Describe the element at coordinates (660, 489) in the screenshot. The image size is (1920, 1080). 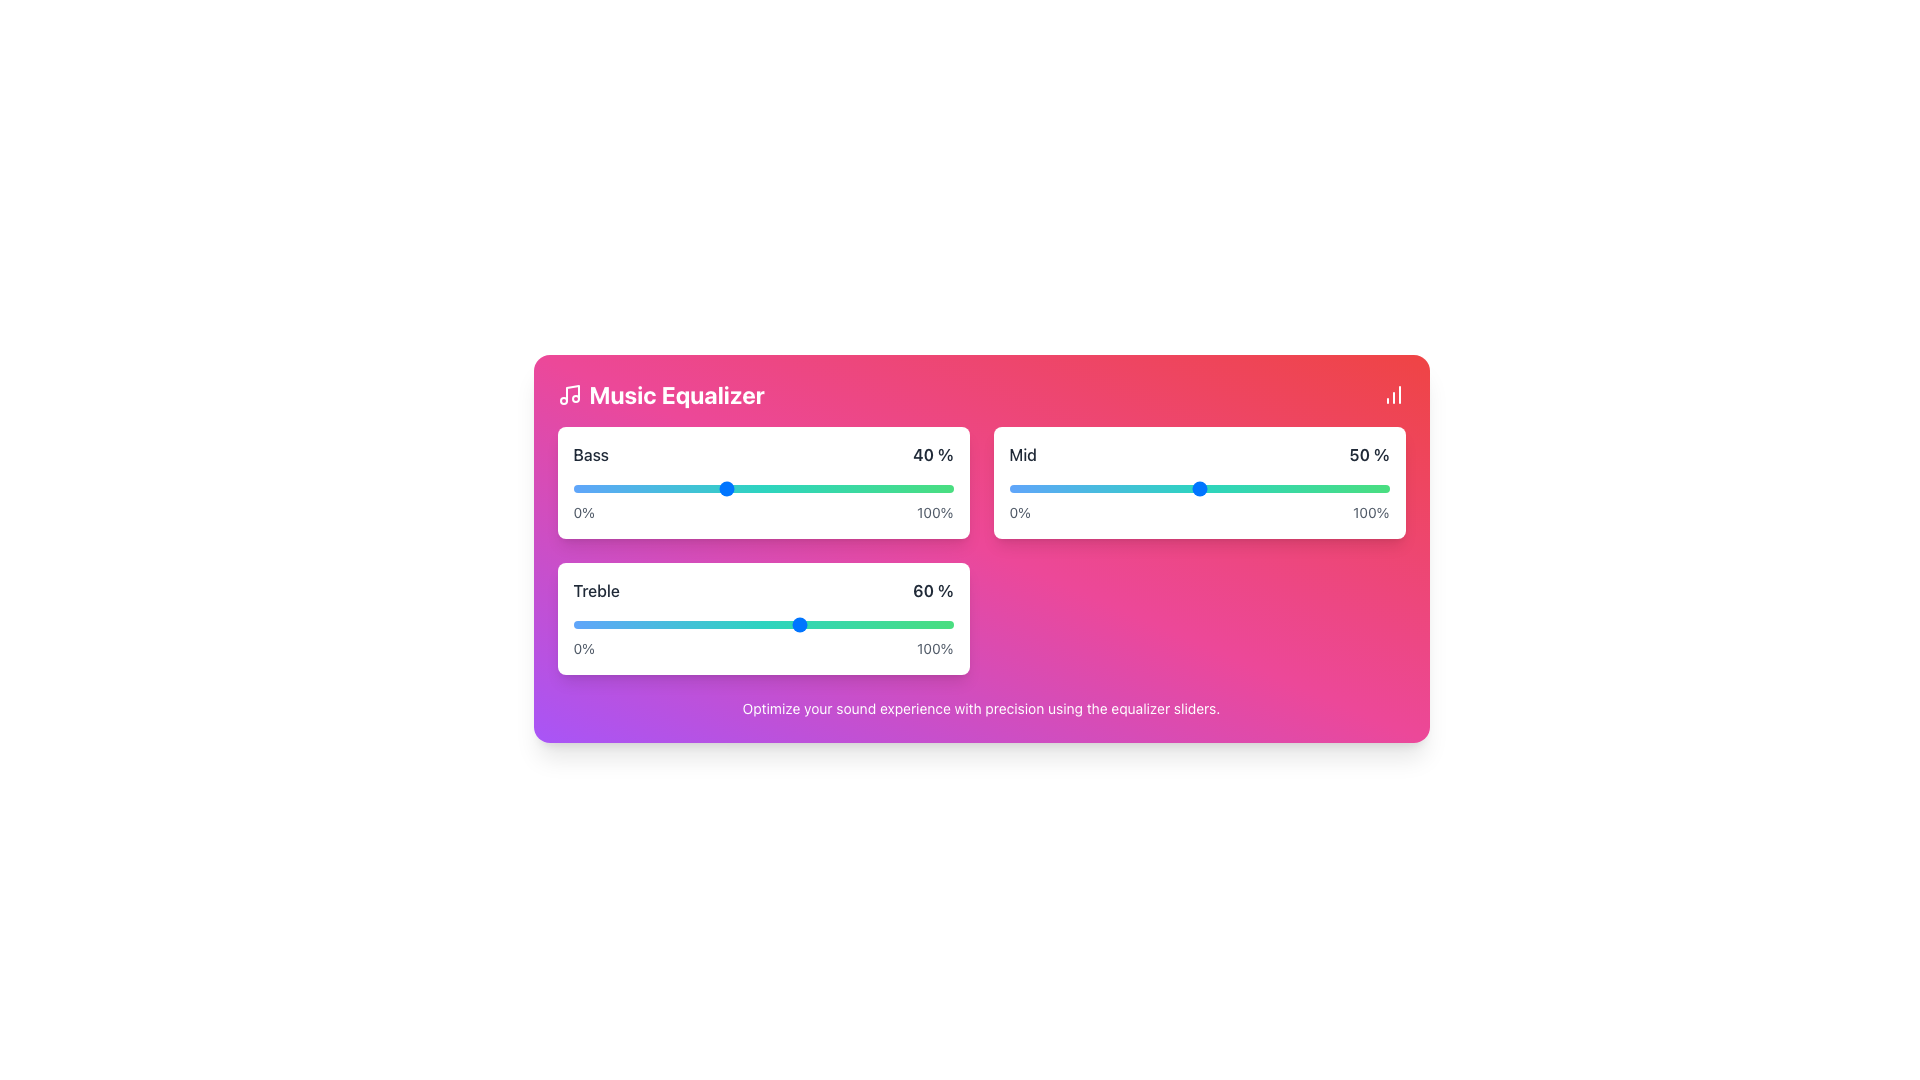
I see `the bass level` at that location.